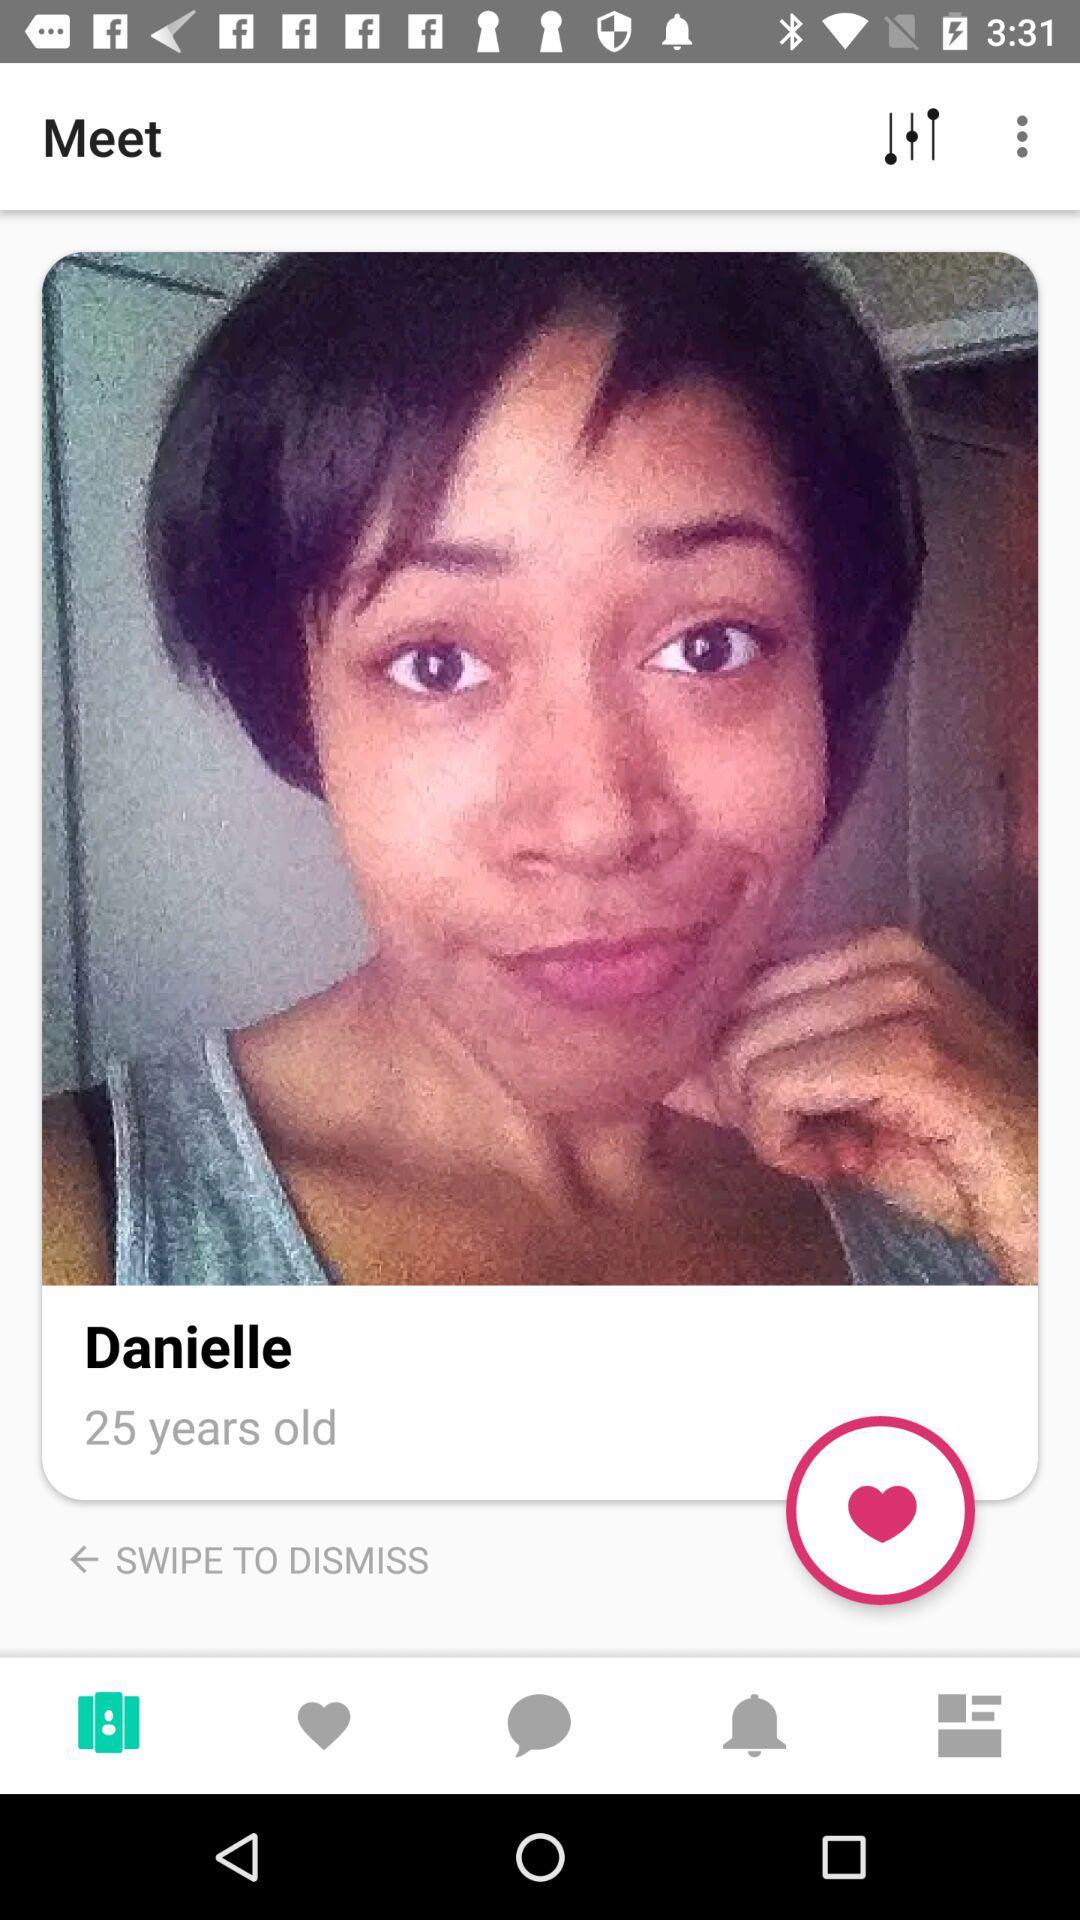 The image size is (1080, 1920). I want to click on the second icon at the top right of the page, so click(1027, 136).